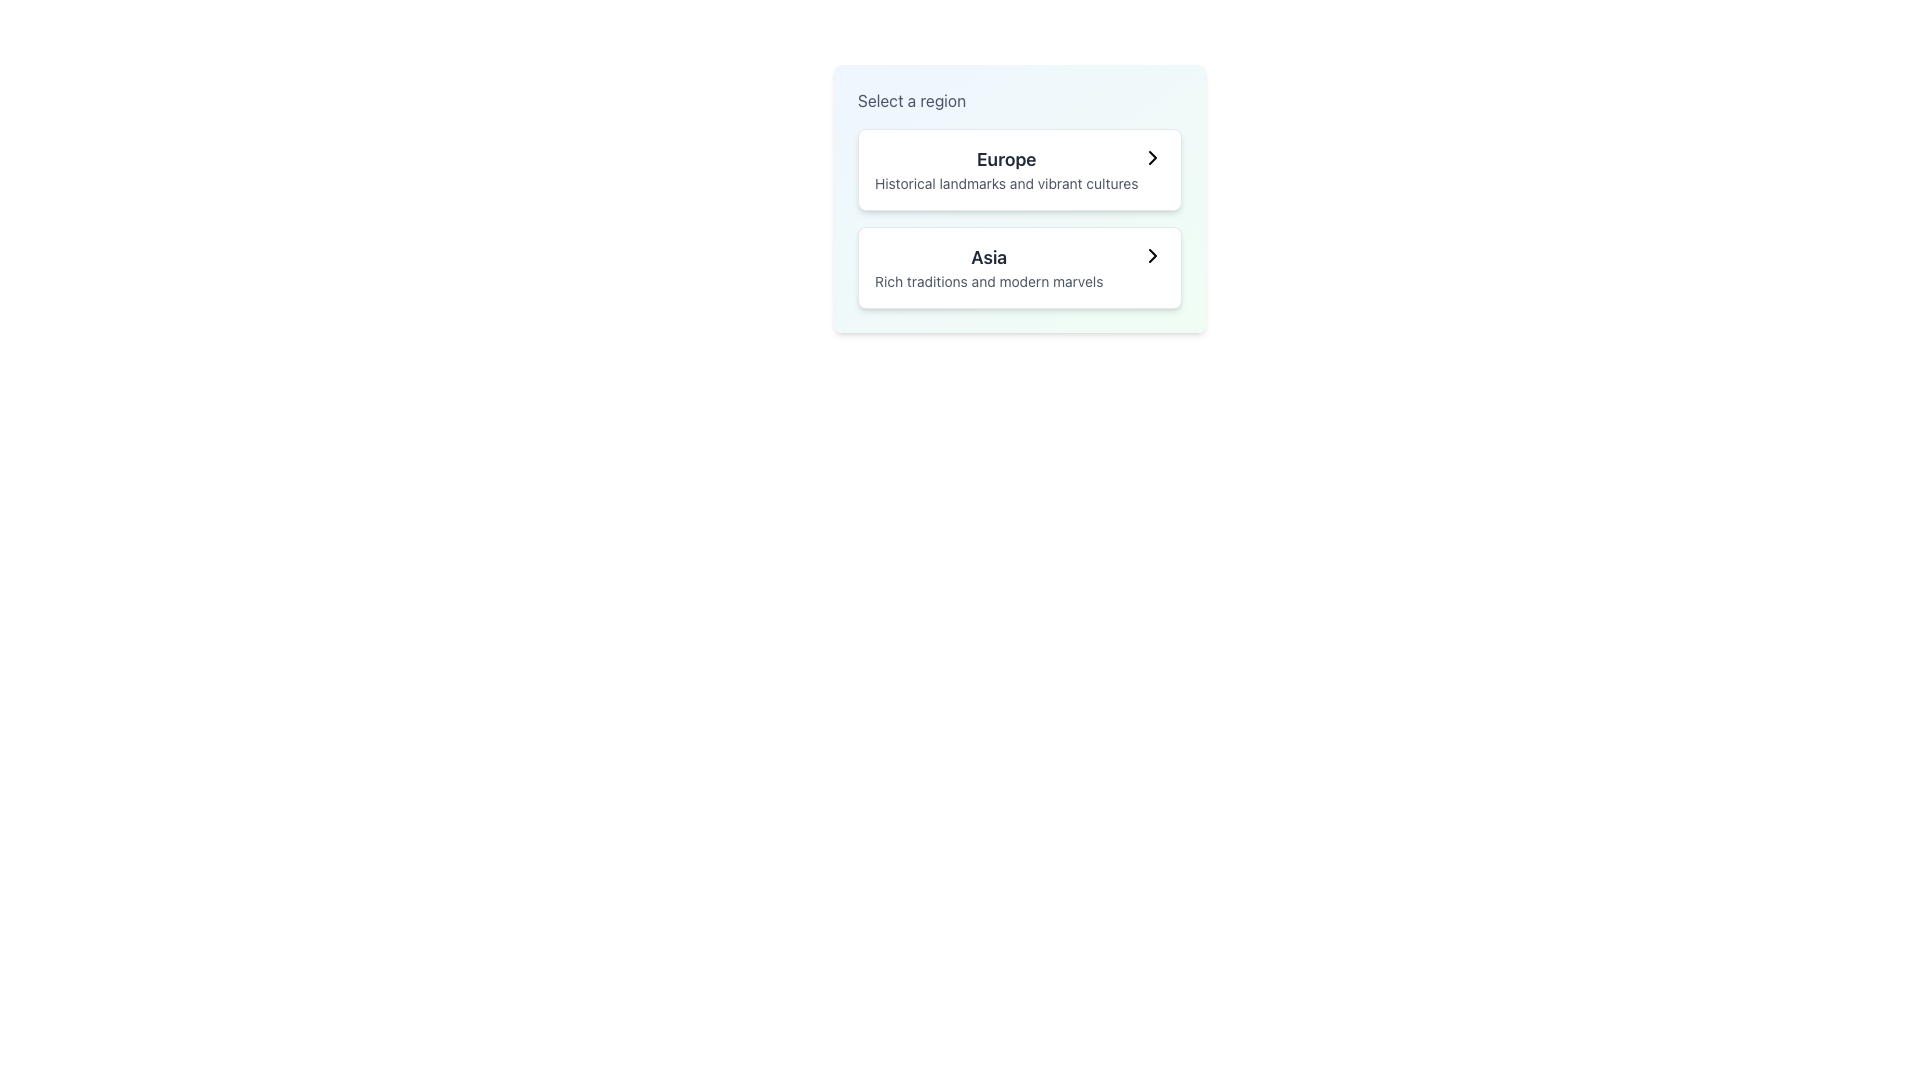 The width and height of the screenshot is (1920, 1080). Describe the element at coordinates (1152, 254) in the screenshot. I see `the arrow icon located at the far right end of the selection box labeled 'Asia'` at that location.